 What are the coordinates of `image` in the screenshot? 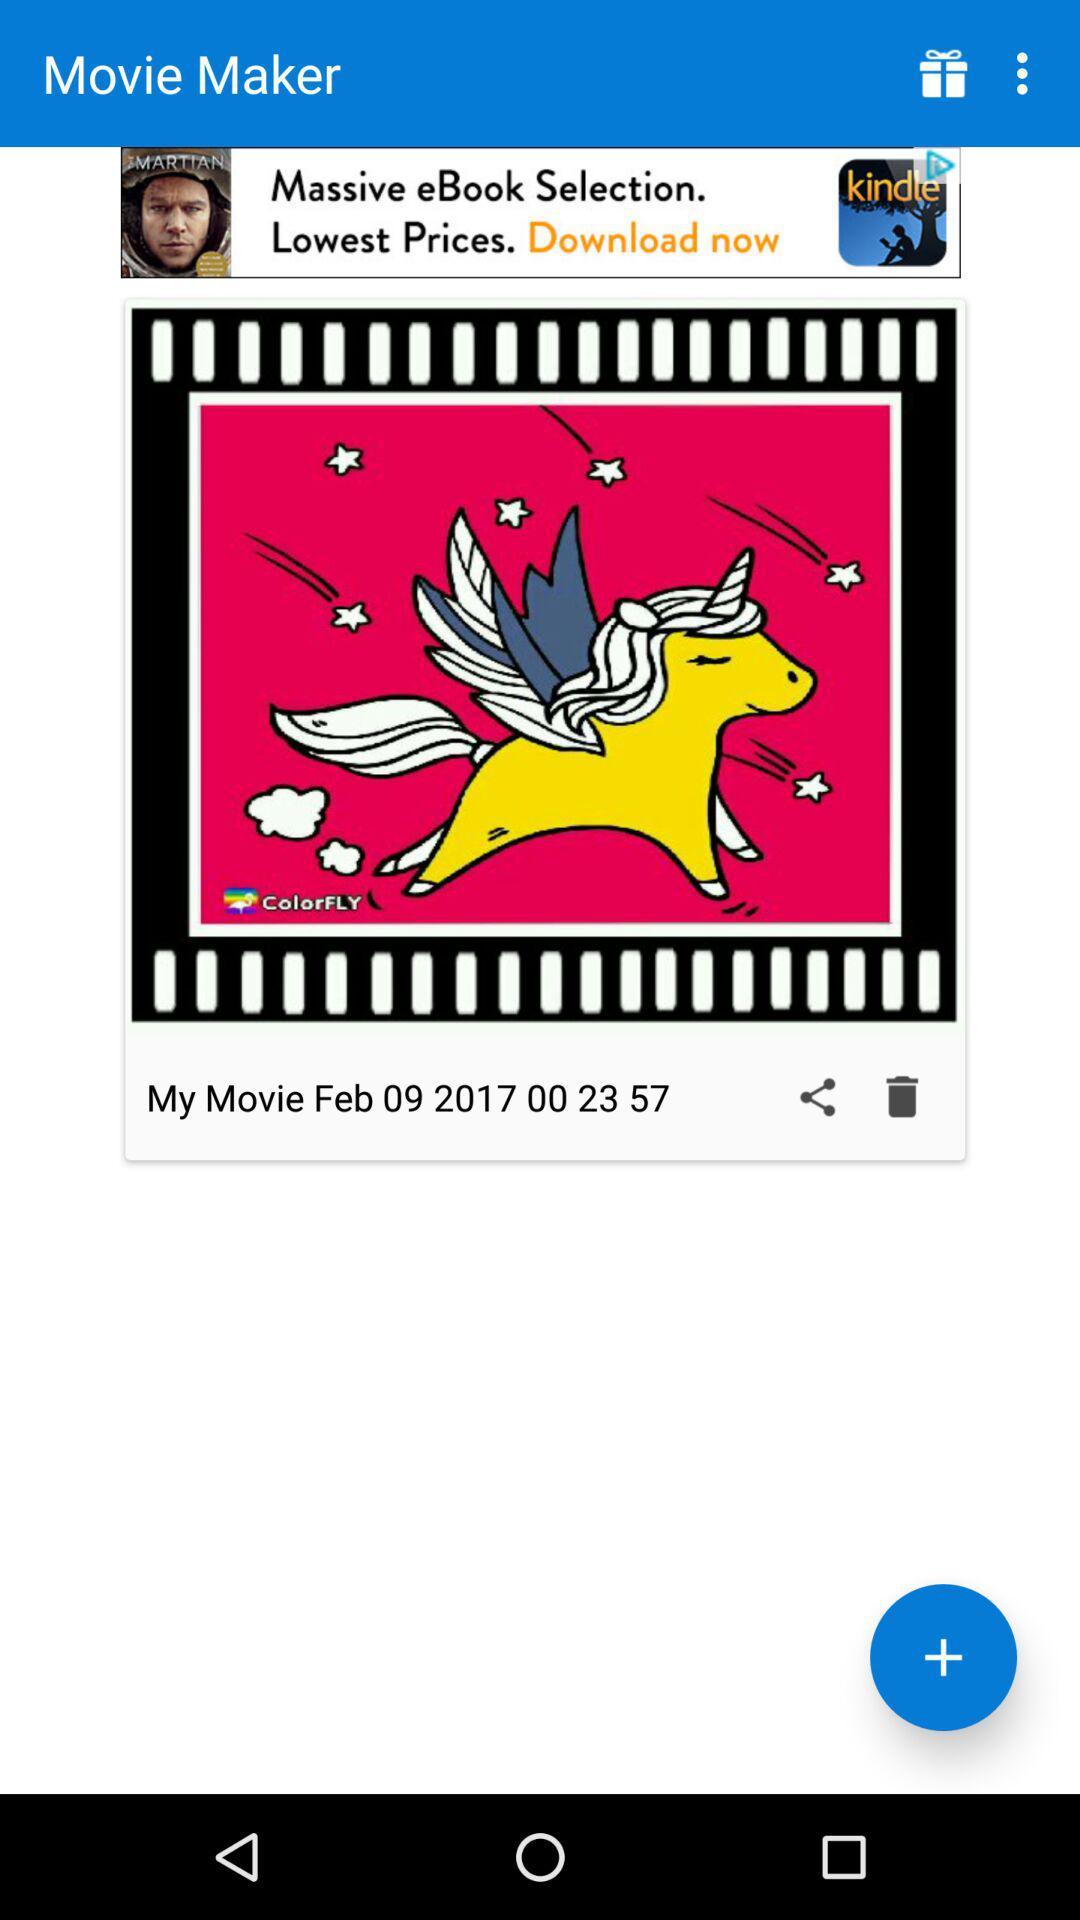 It's located at (545, 666).